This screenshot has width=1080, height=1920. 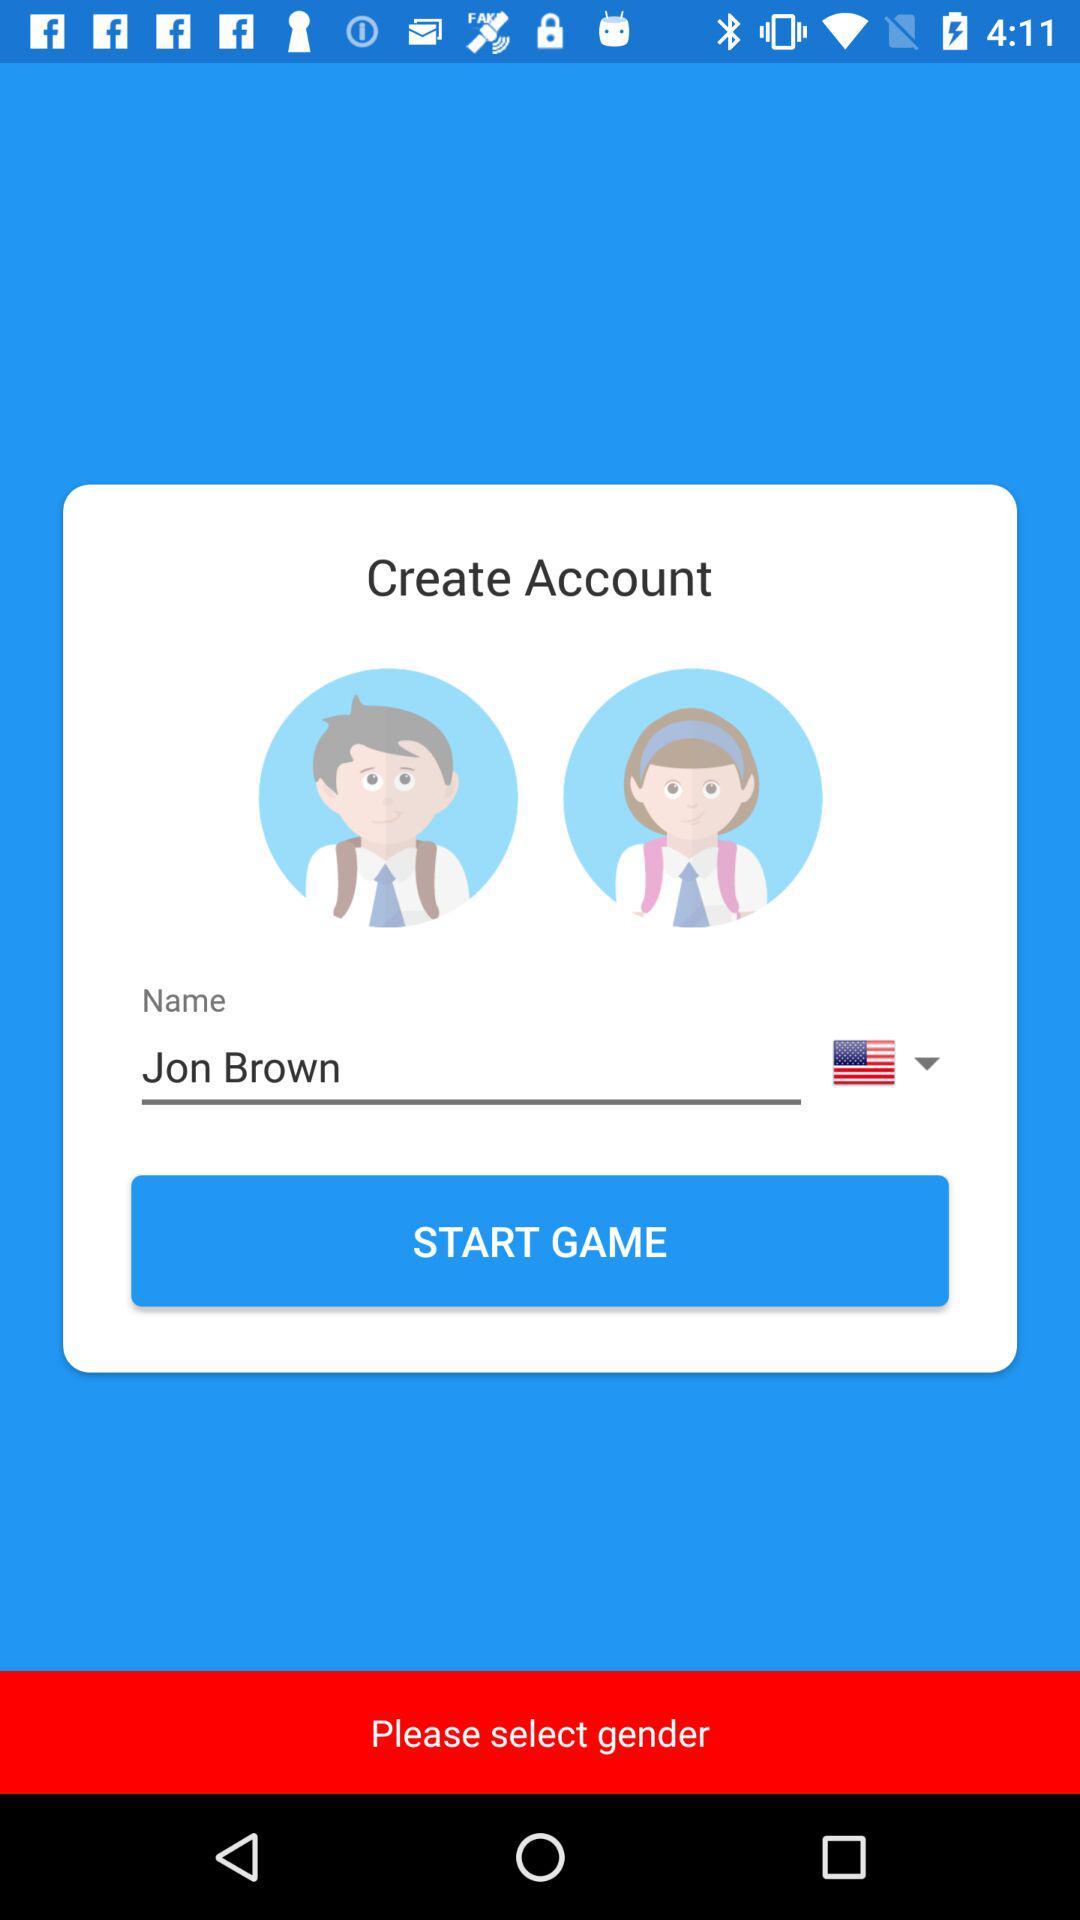 What do you see at coordinates (691, 797) in the screenshot?
I see `female gender selection option` at bounding box center [691, 797].